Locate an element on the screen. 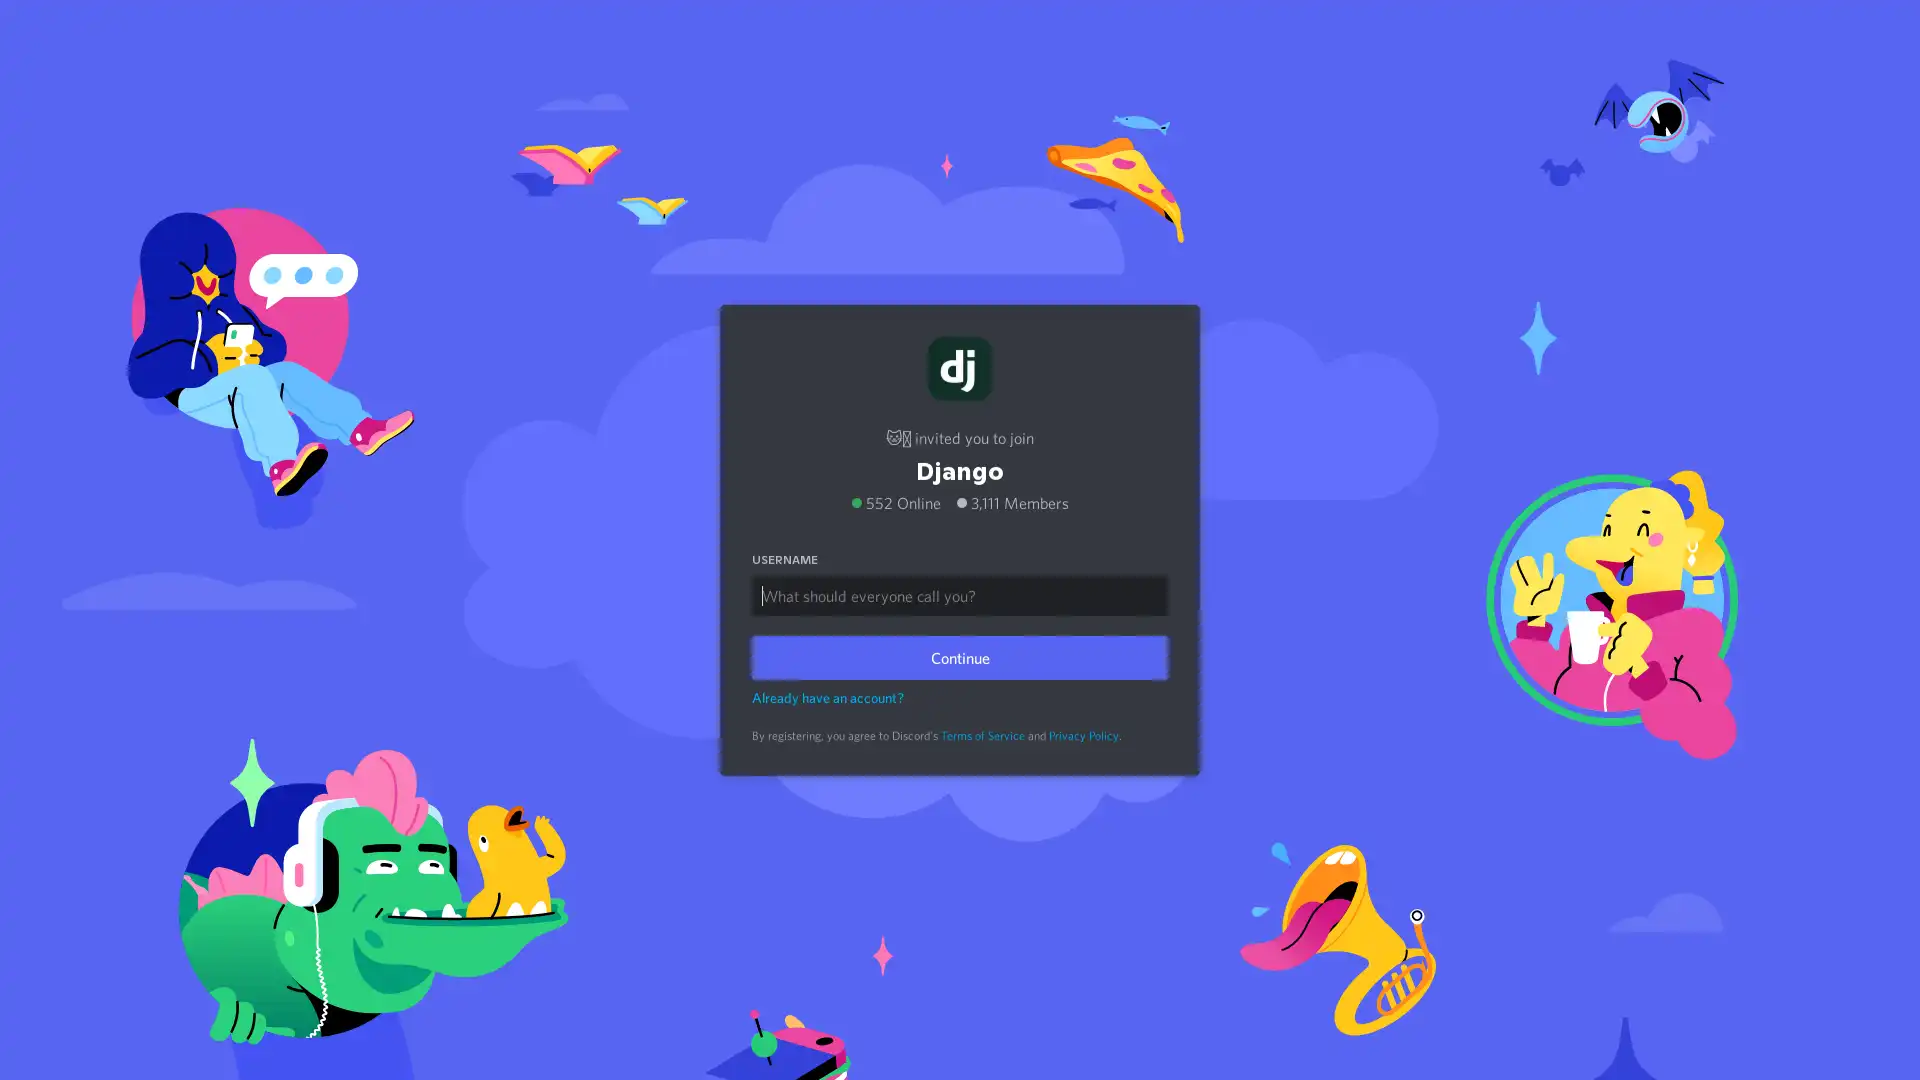 The width and height of the screenshot is (1920, 1080). Already have an account? is located at coordinates (828, 696).